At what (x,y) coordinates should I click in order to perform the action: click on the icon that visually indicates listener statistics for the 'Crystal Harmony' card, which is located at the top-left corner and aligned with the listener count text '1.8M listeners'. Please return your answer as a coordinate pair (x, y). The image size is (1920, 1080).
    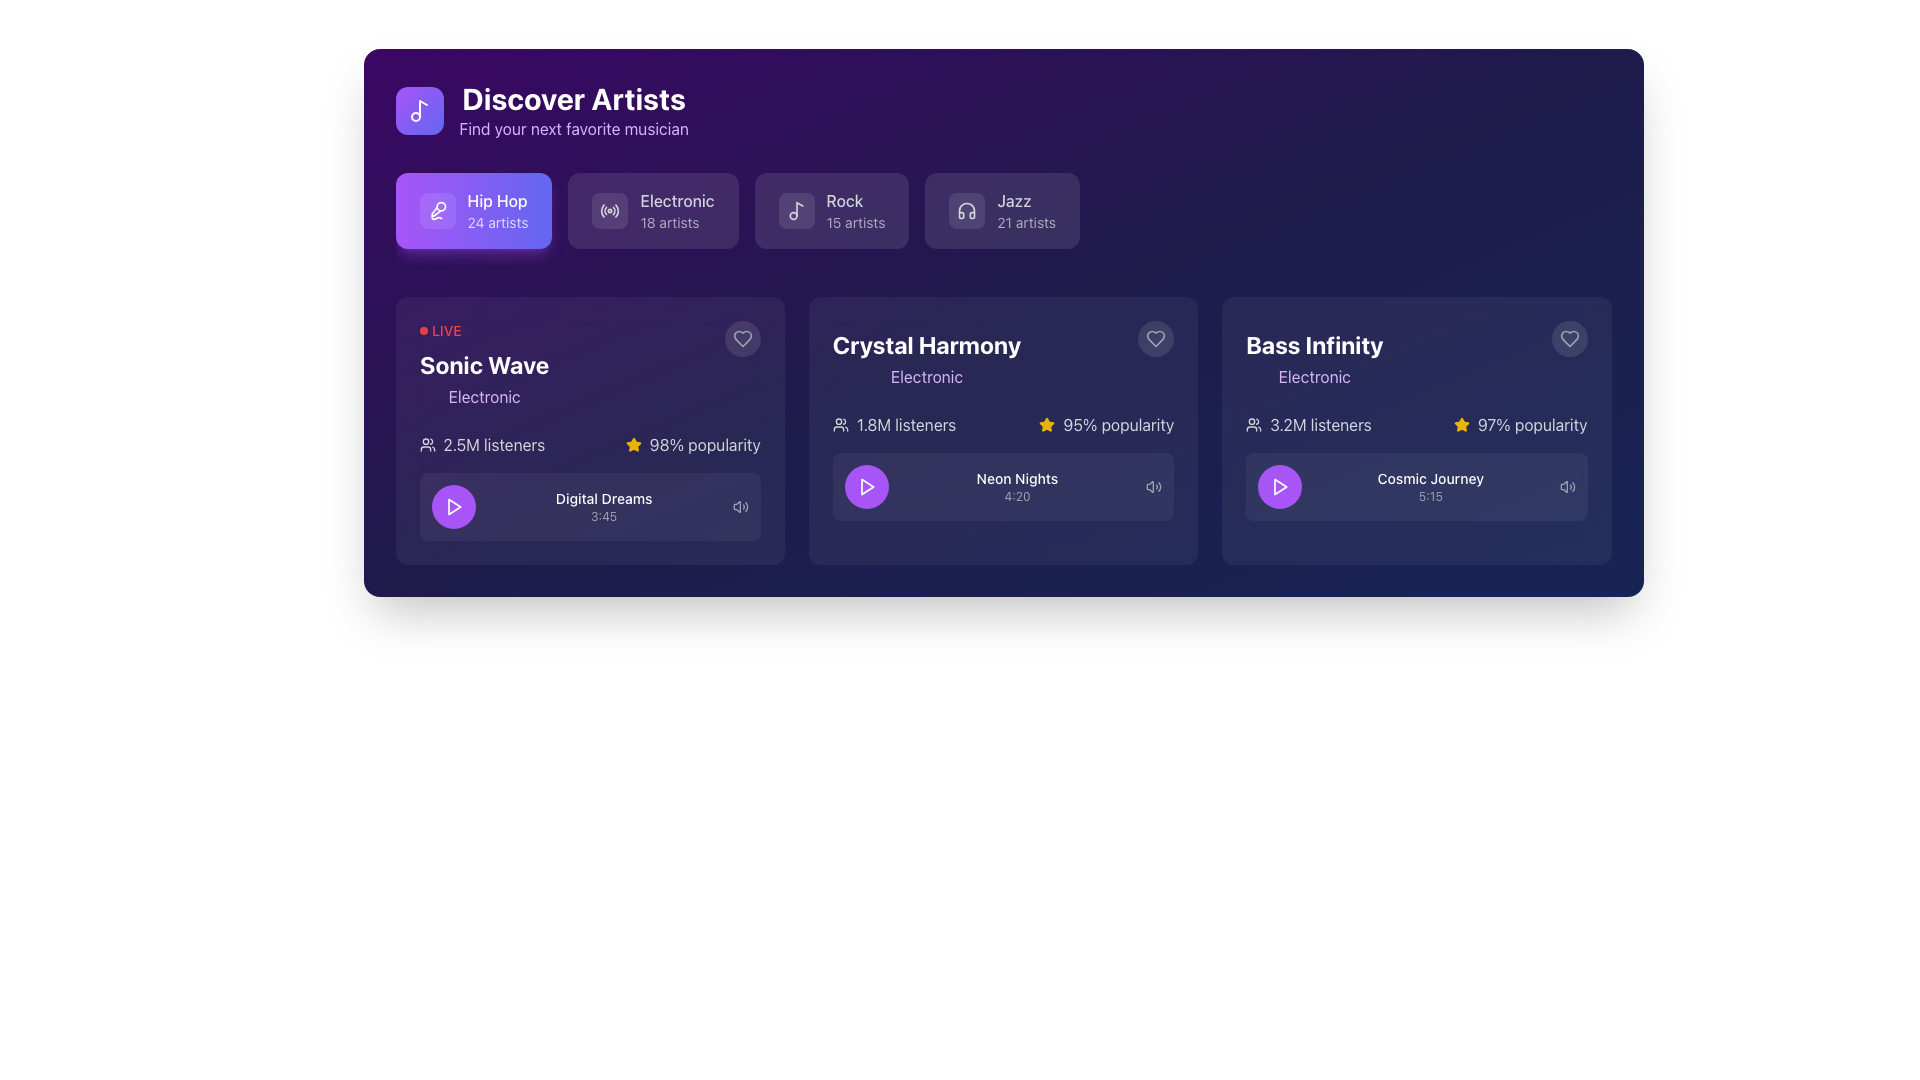
    Looking at the image, I should click on (840, 423).